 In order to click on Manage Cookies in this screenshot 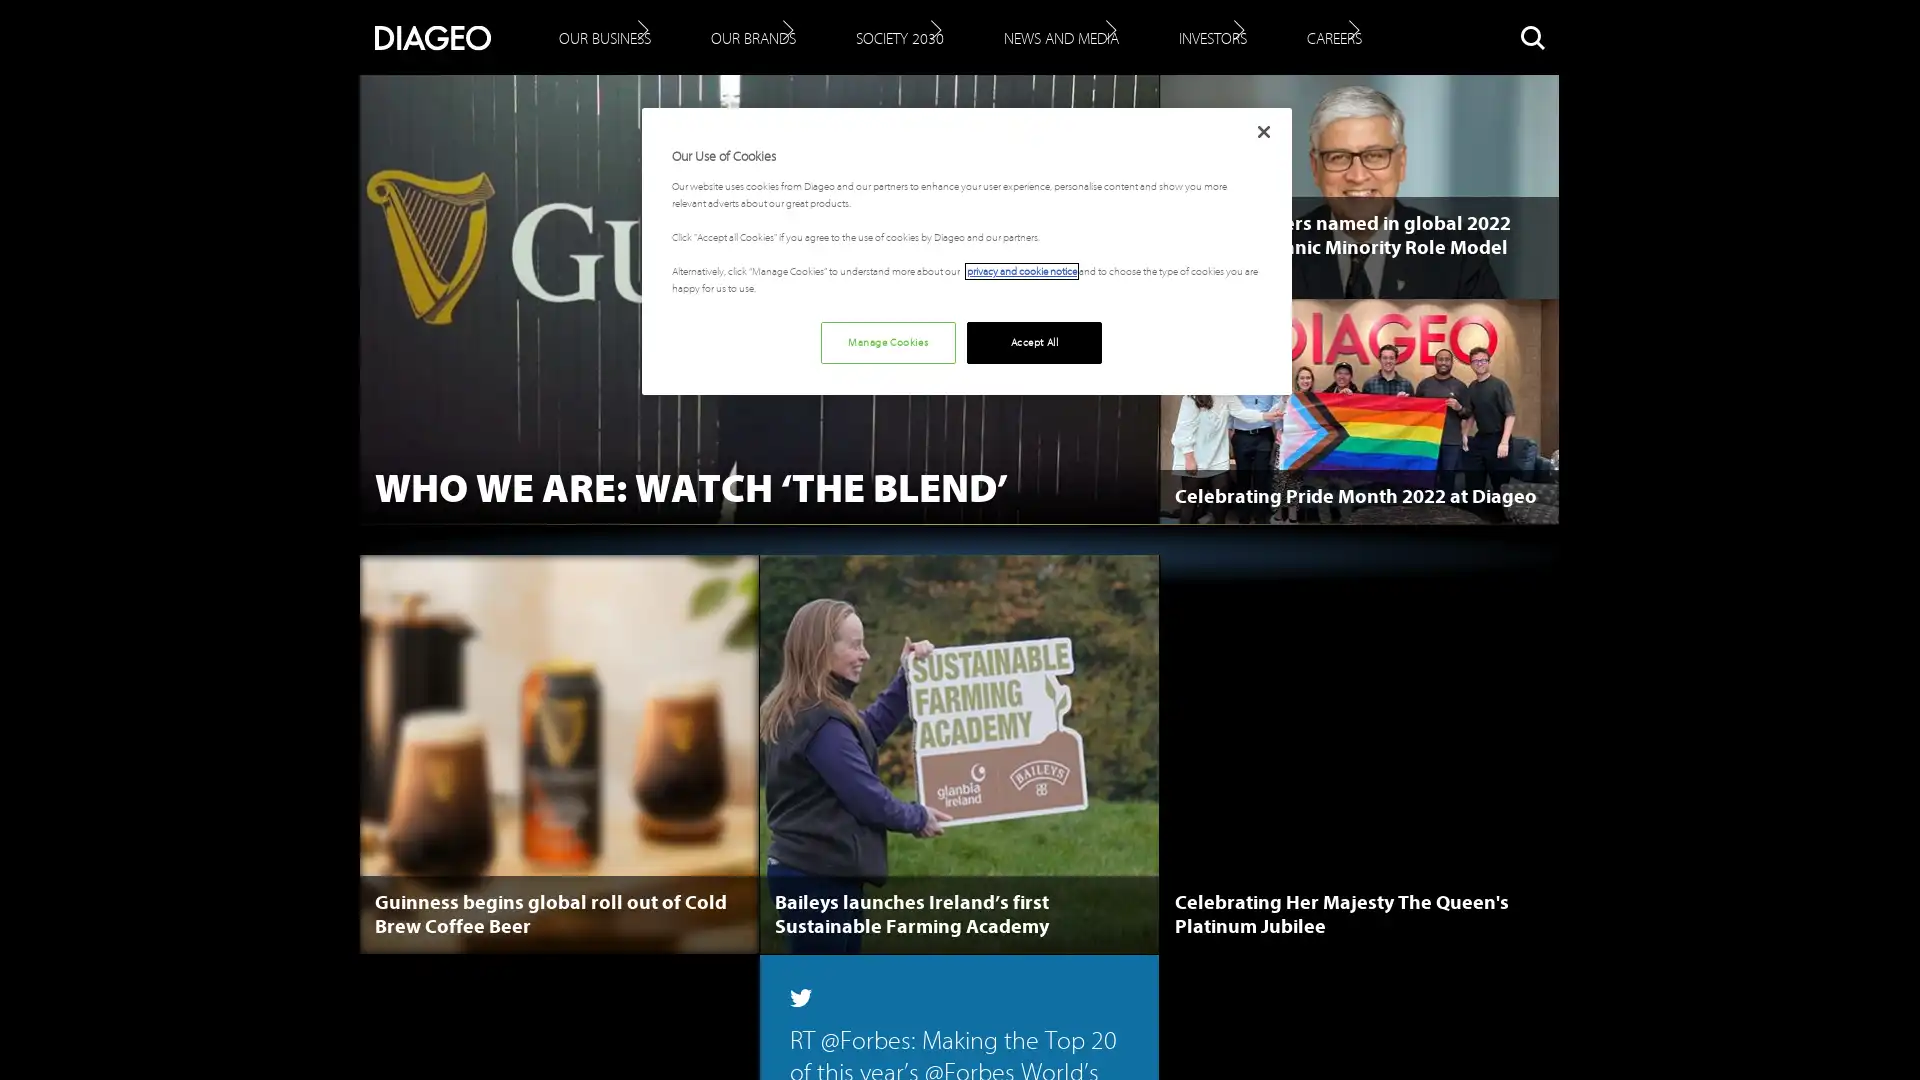, I will do `click(886, 341)`.